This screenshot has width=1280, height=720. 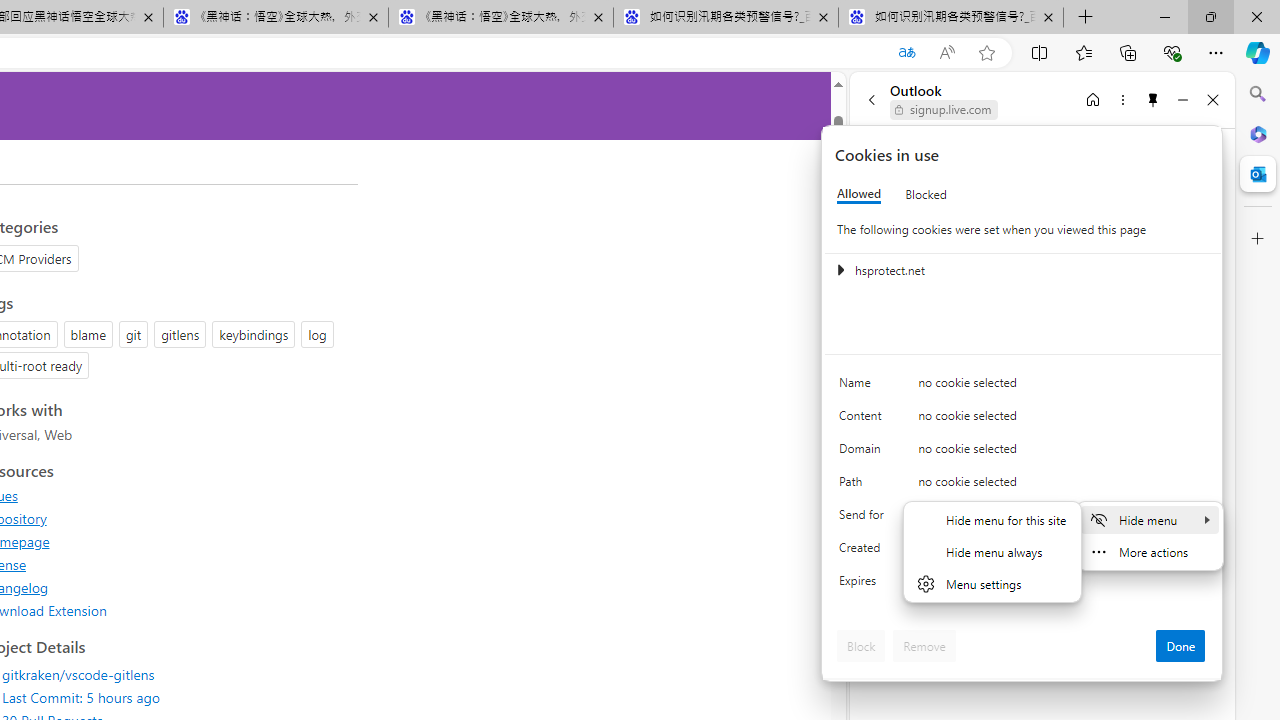 I want to click on 'Expires', so click(x=865, y=585).